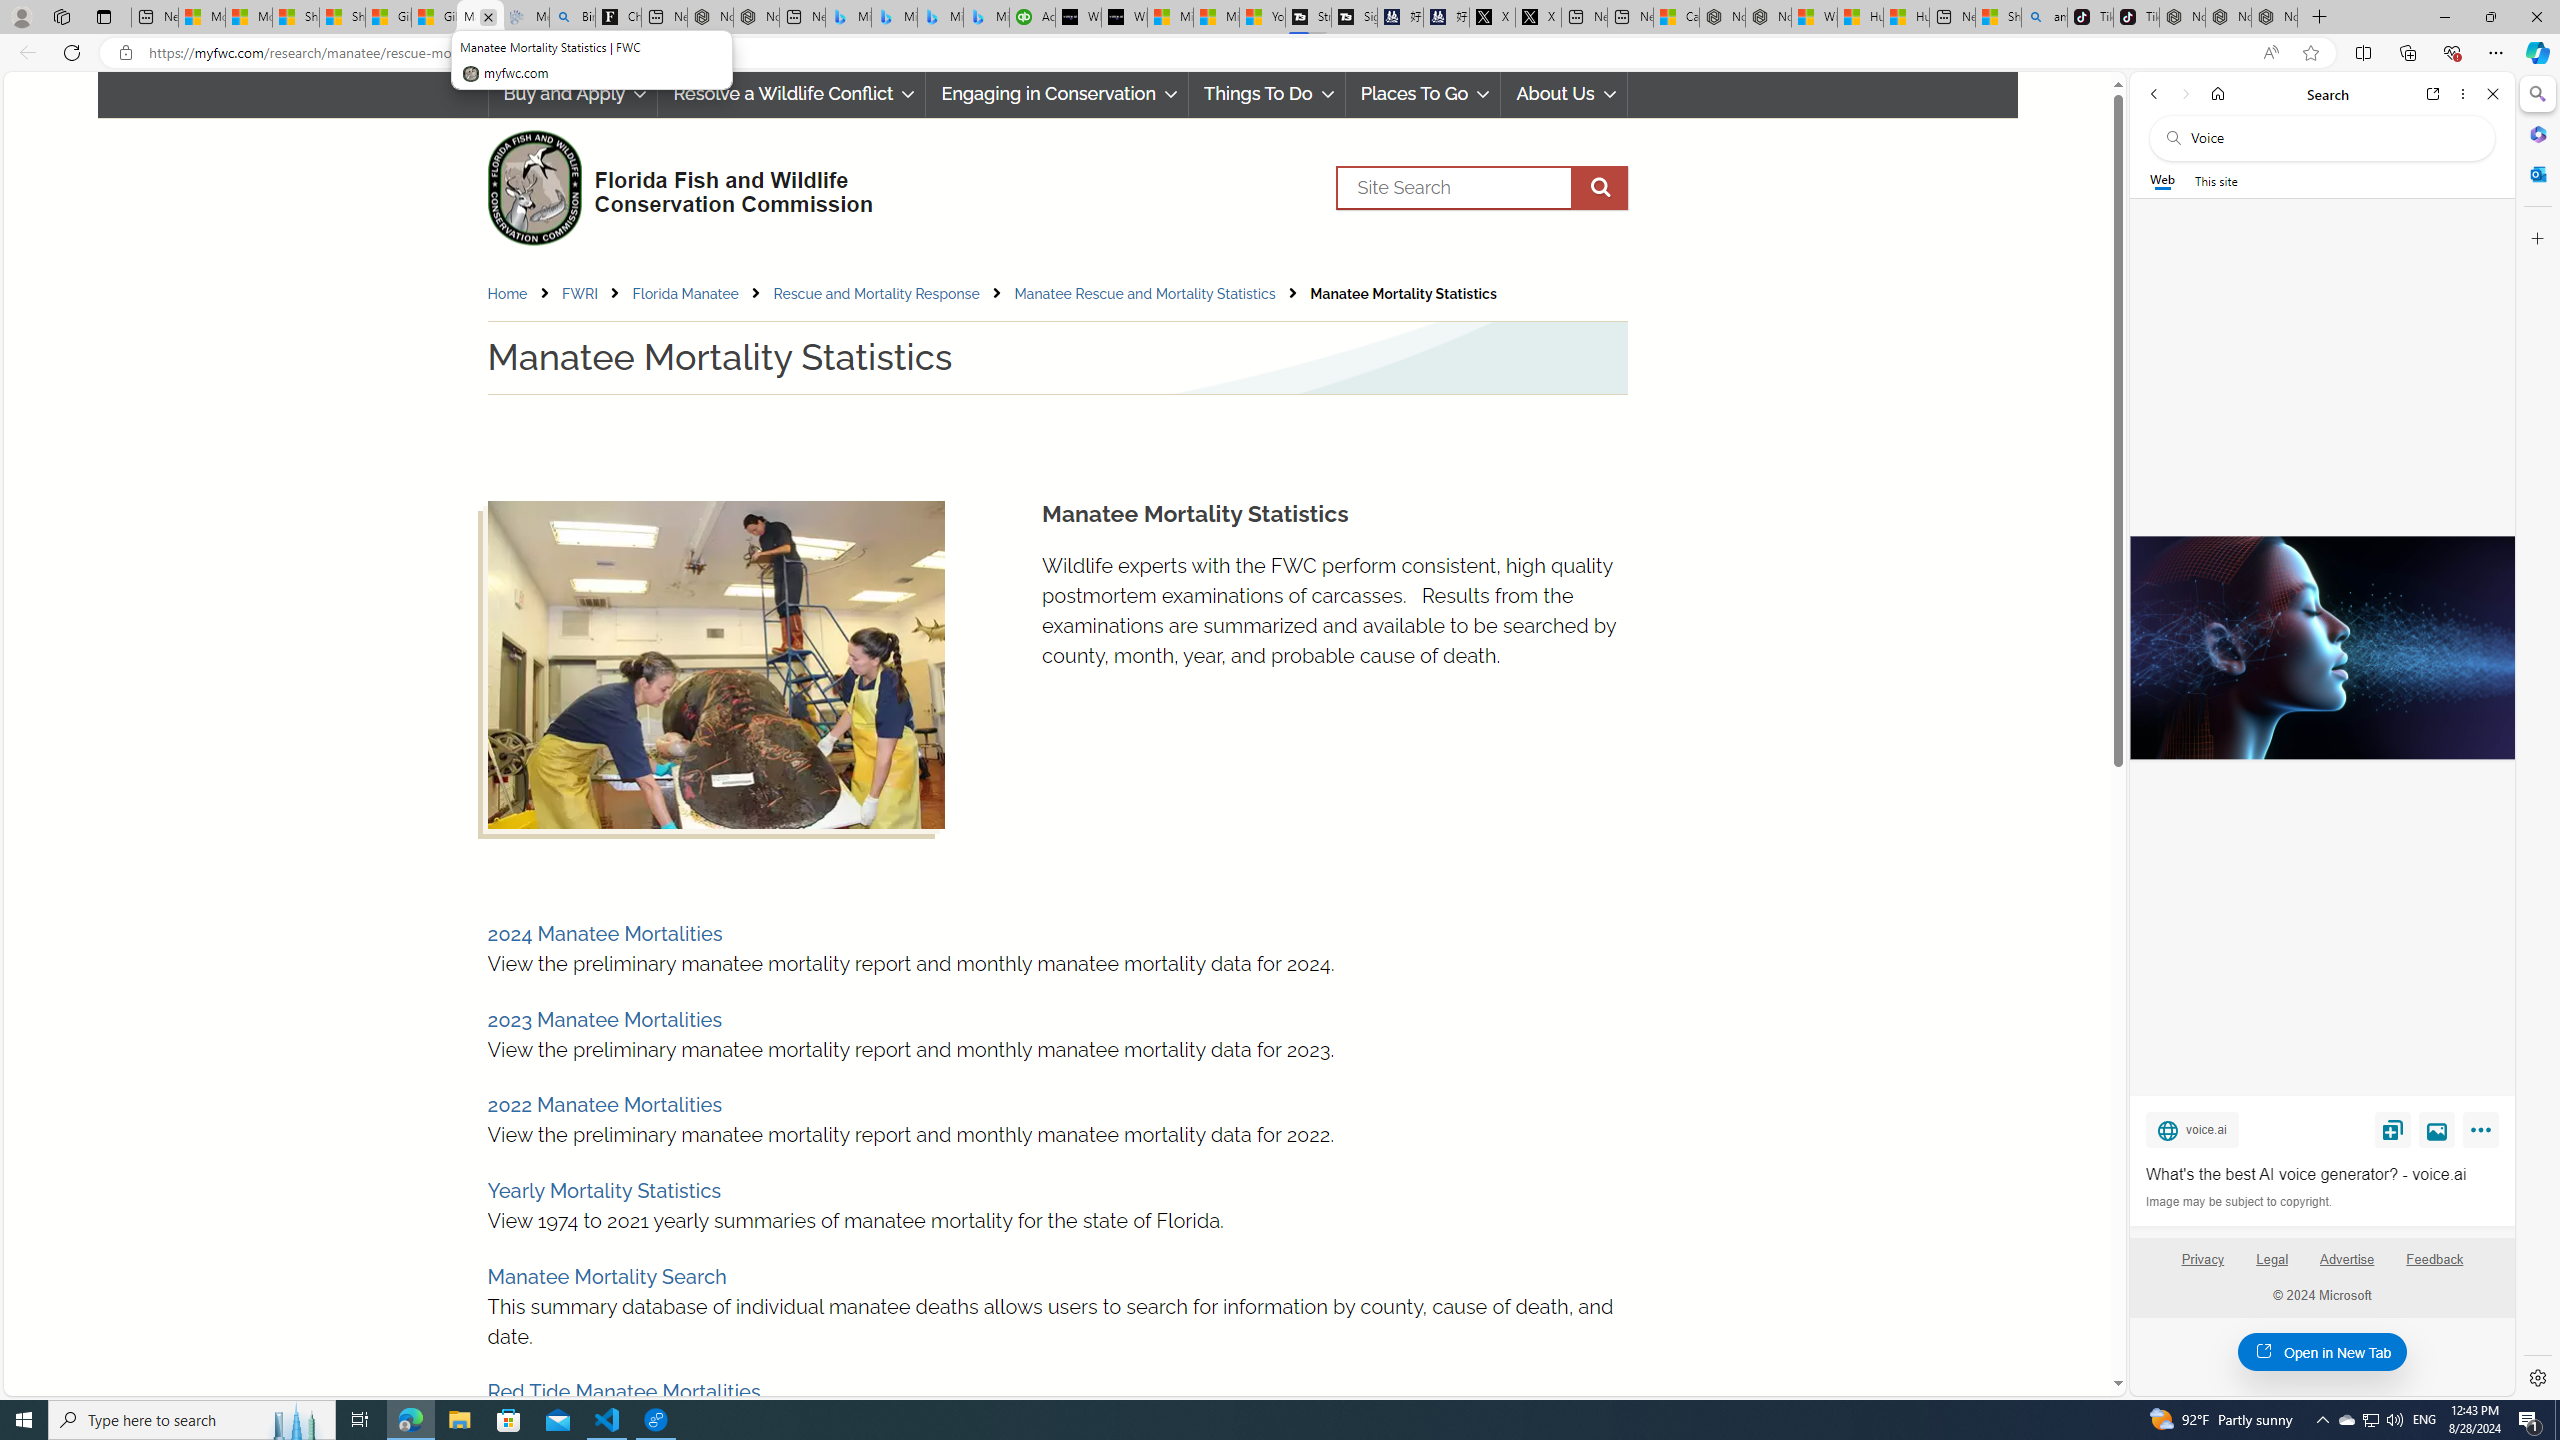 The width and height of the screenshot is (2560, 1440). Describe the element at coordinates (2490, 16) in the screenshot. I see `'Restore'` at that location.